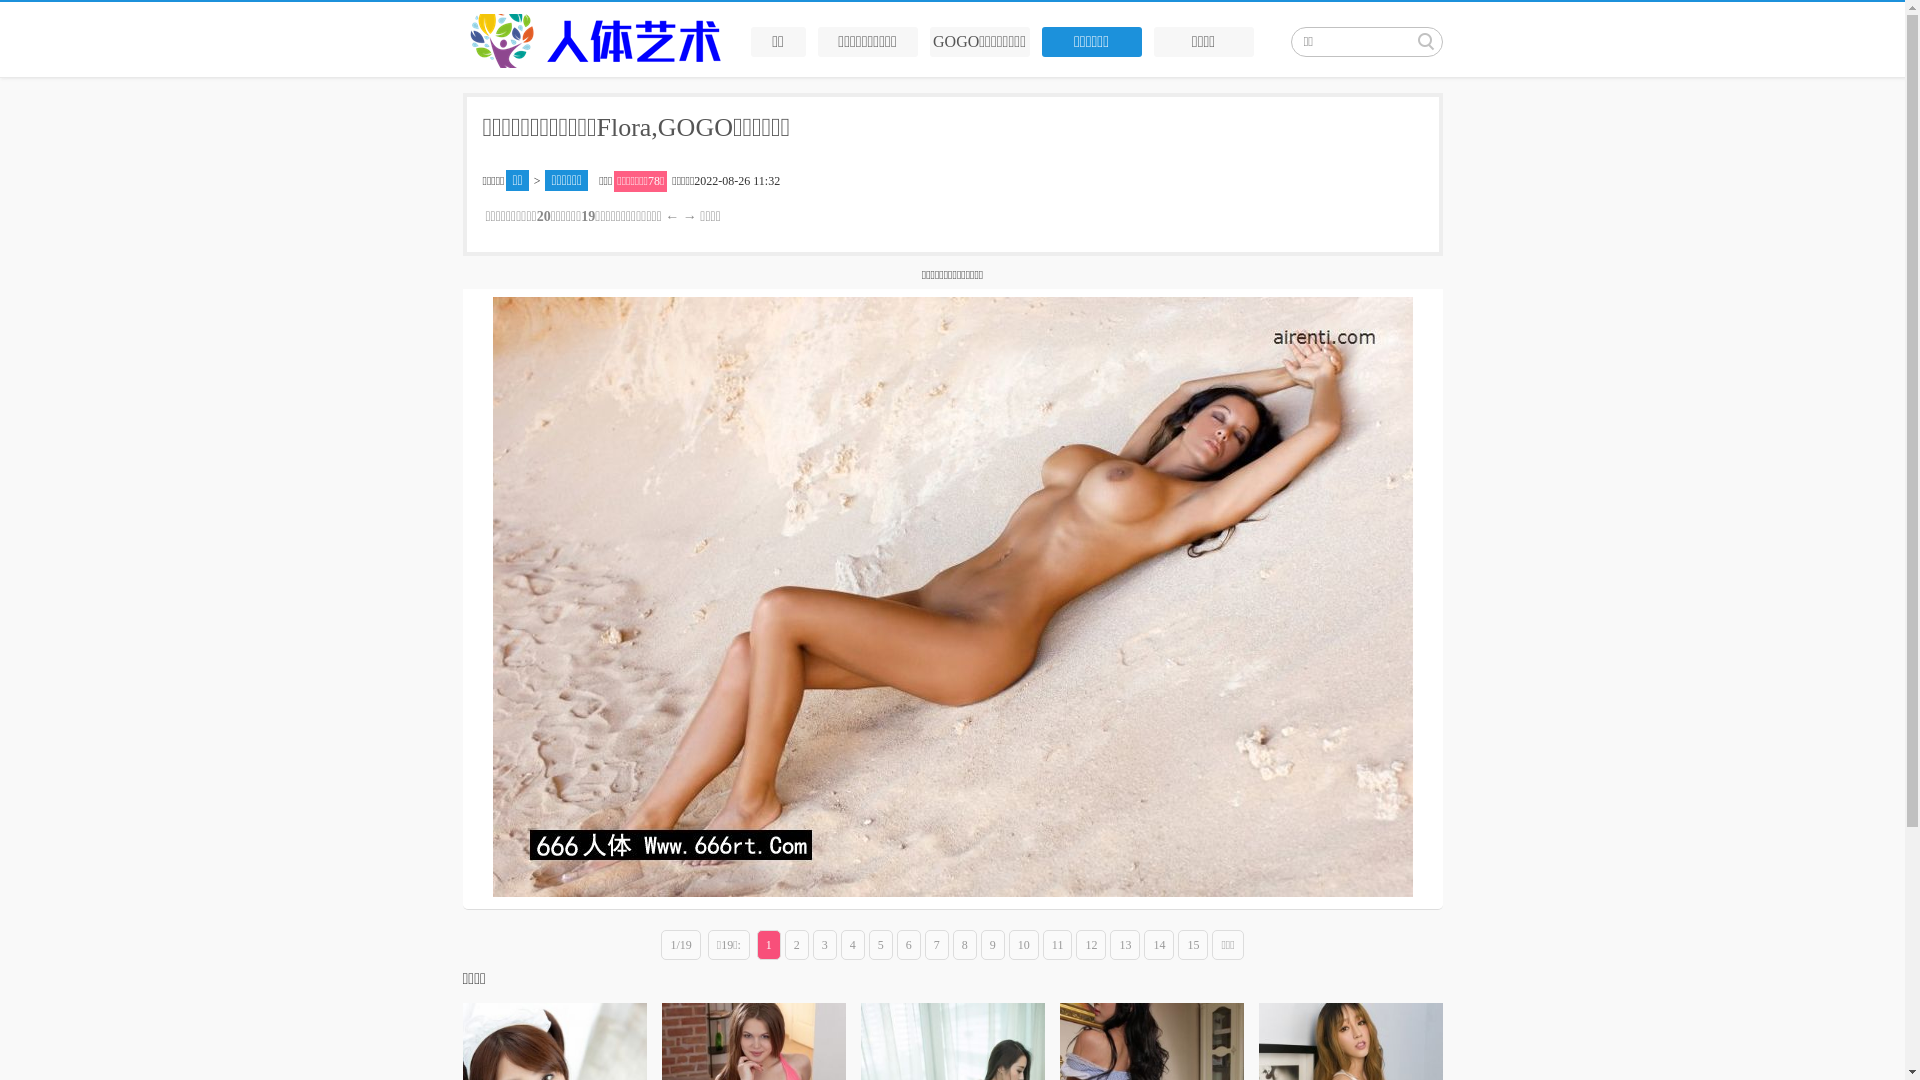 Image resolution: width=1920 pixels, height=1080 pixels. What do you see at coordinates (1056, 945) in the screenshot?
I see `'11'` at bounding box center [1056, 945].